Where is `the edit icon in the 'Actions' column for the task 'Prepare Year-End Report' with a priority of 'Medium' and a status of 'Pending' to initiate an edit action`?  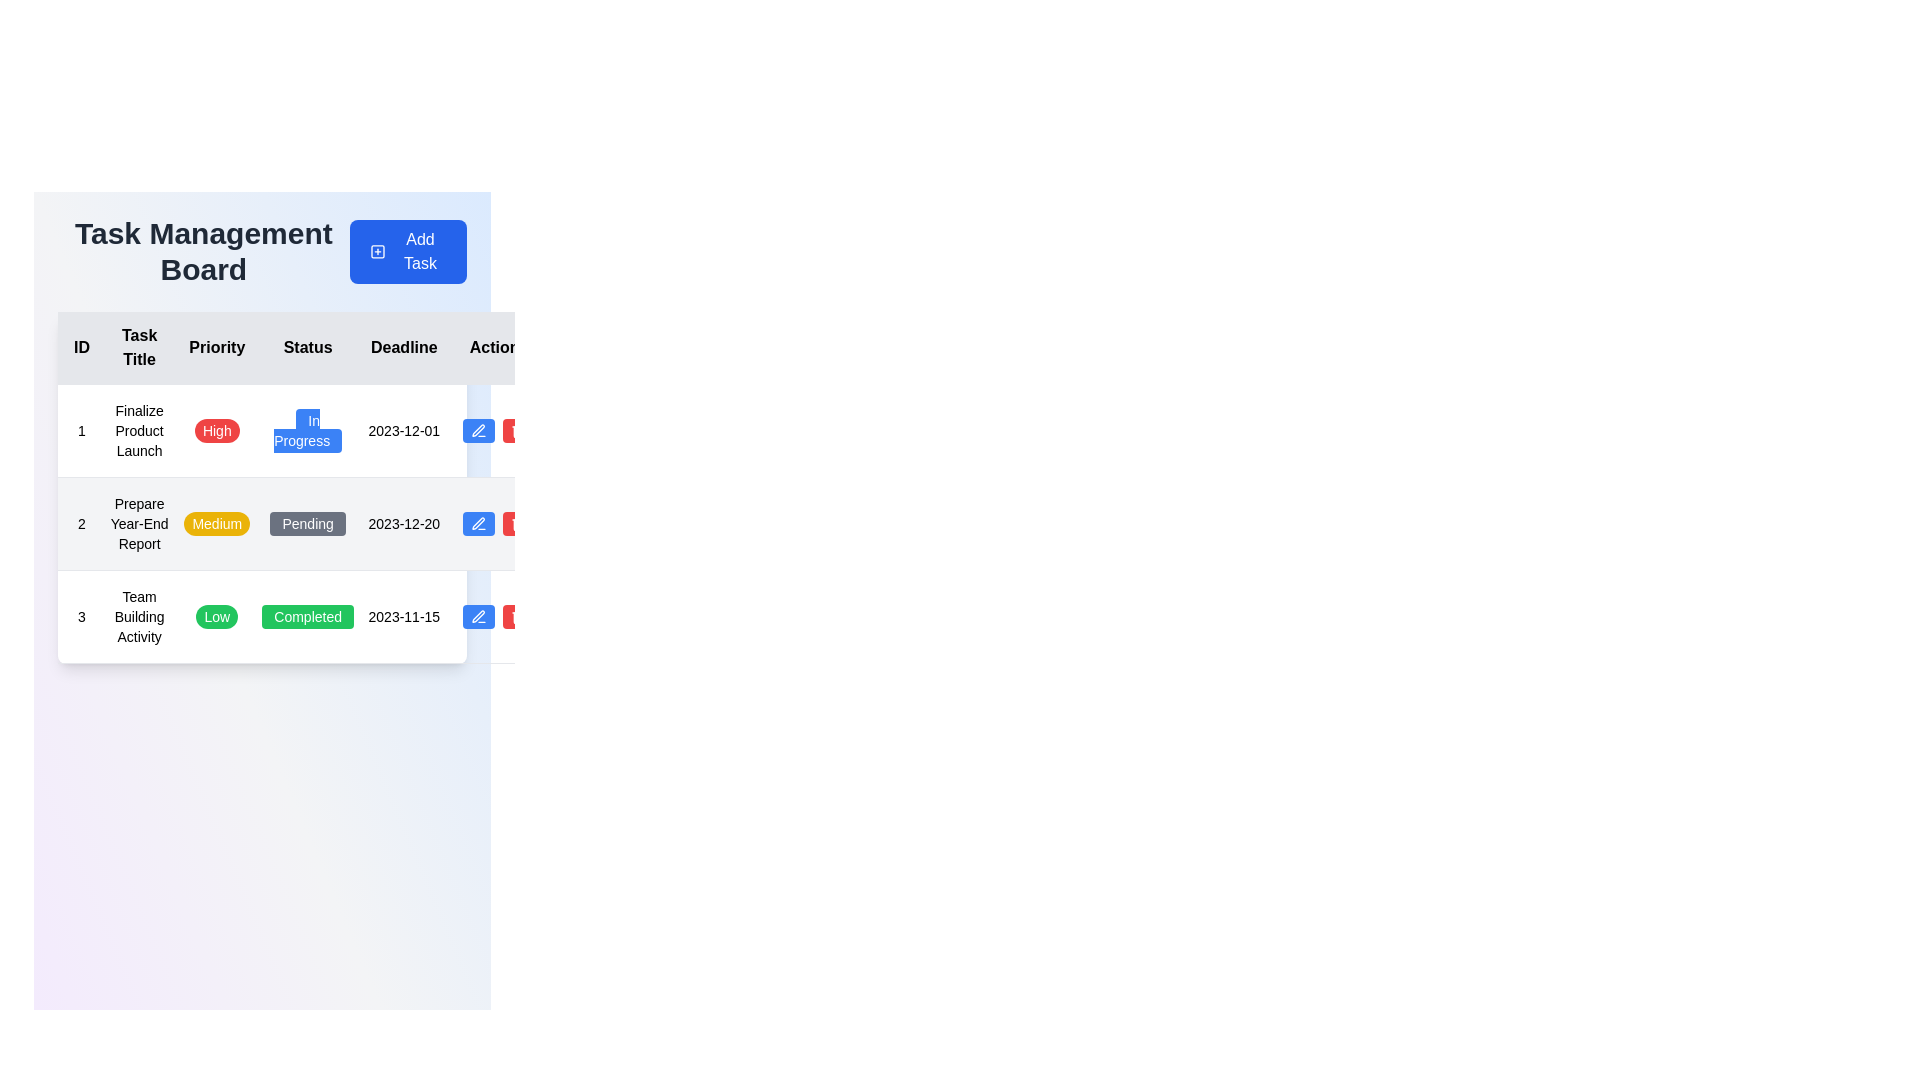
the edit icon in the 'Actions' column for the task 'Prepare Year-End Report' with a priority of 'Medium' and a status of 'Pending' to initiate an edit action is located at coordinates (477, 522).